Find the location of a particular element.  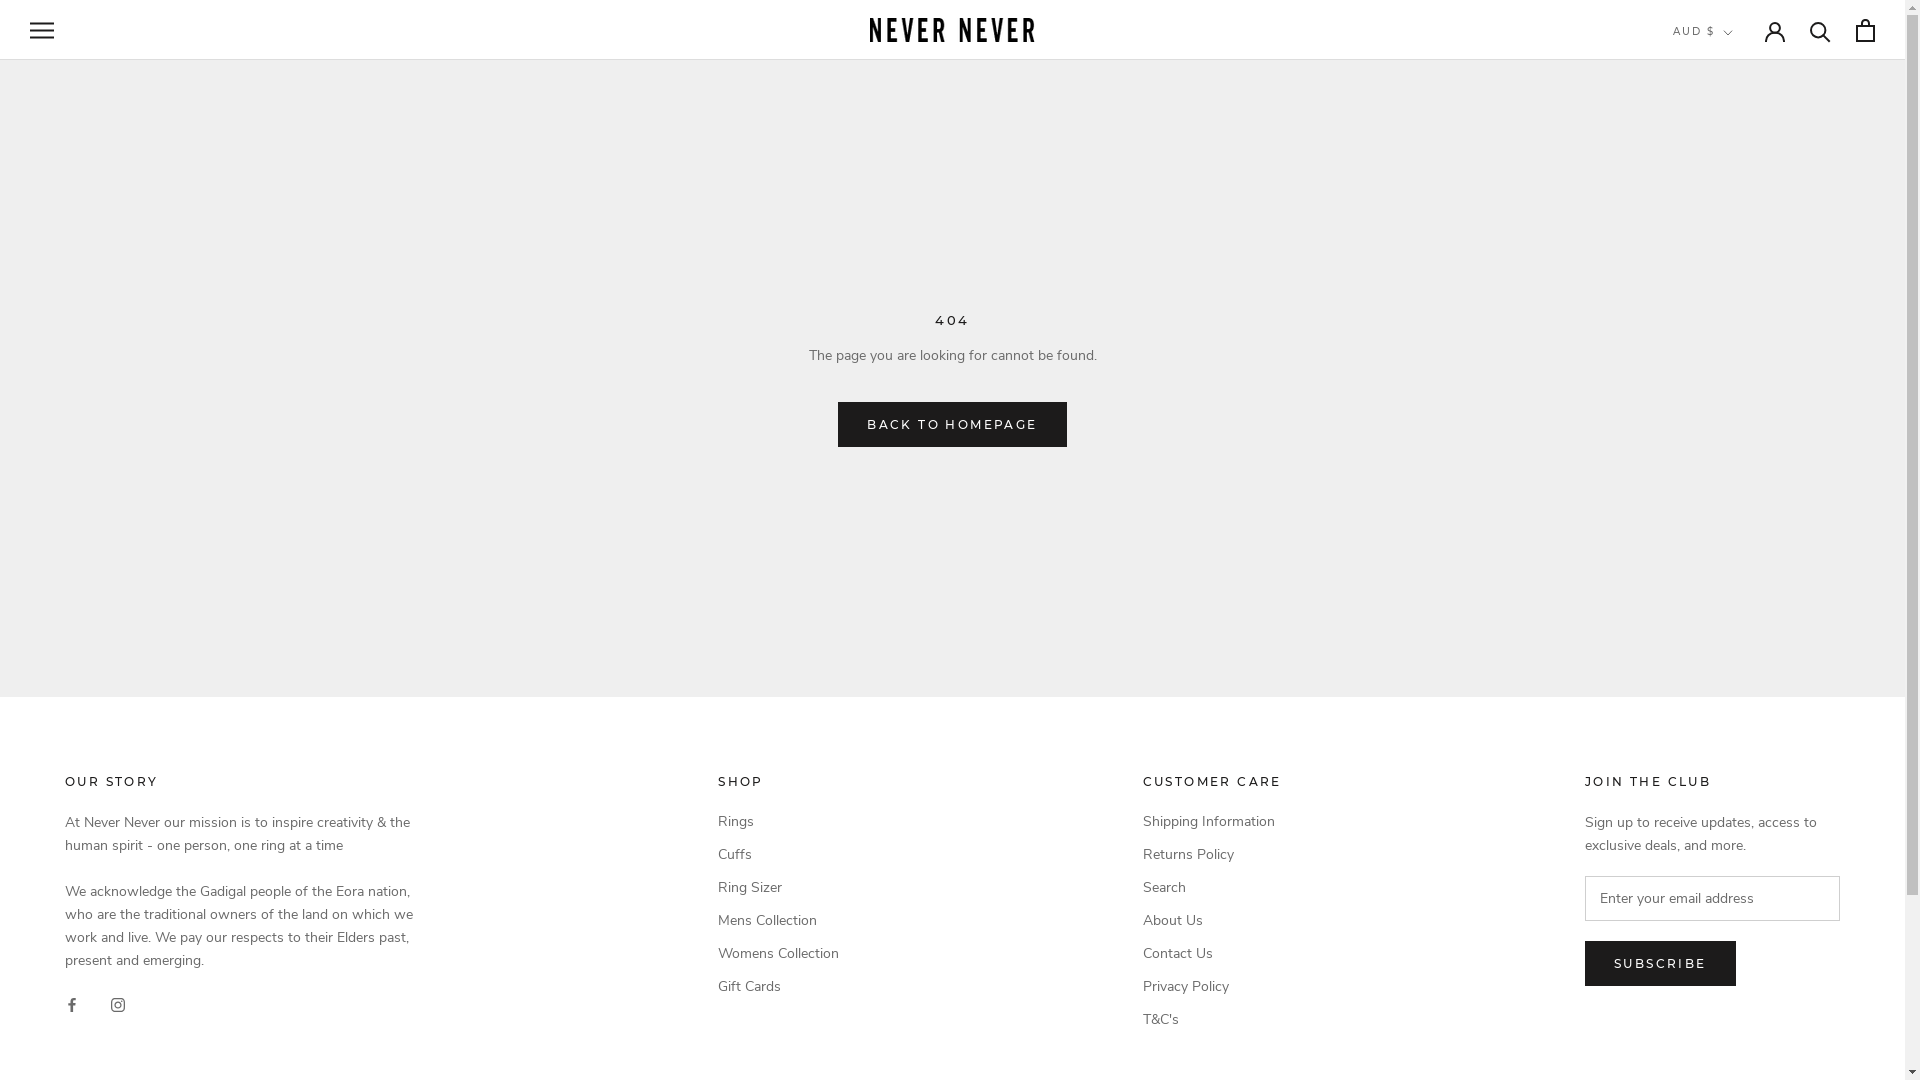

'Gift Cards' is located at coordinates (777, 985).